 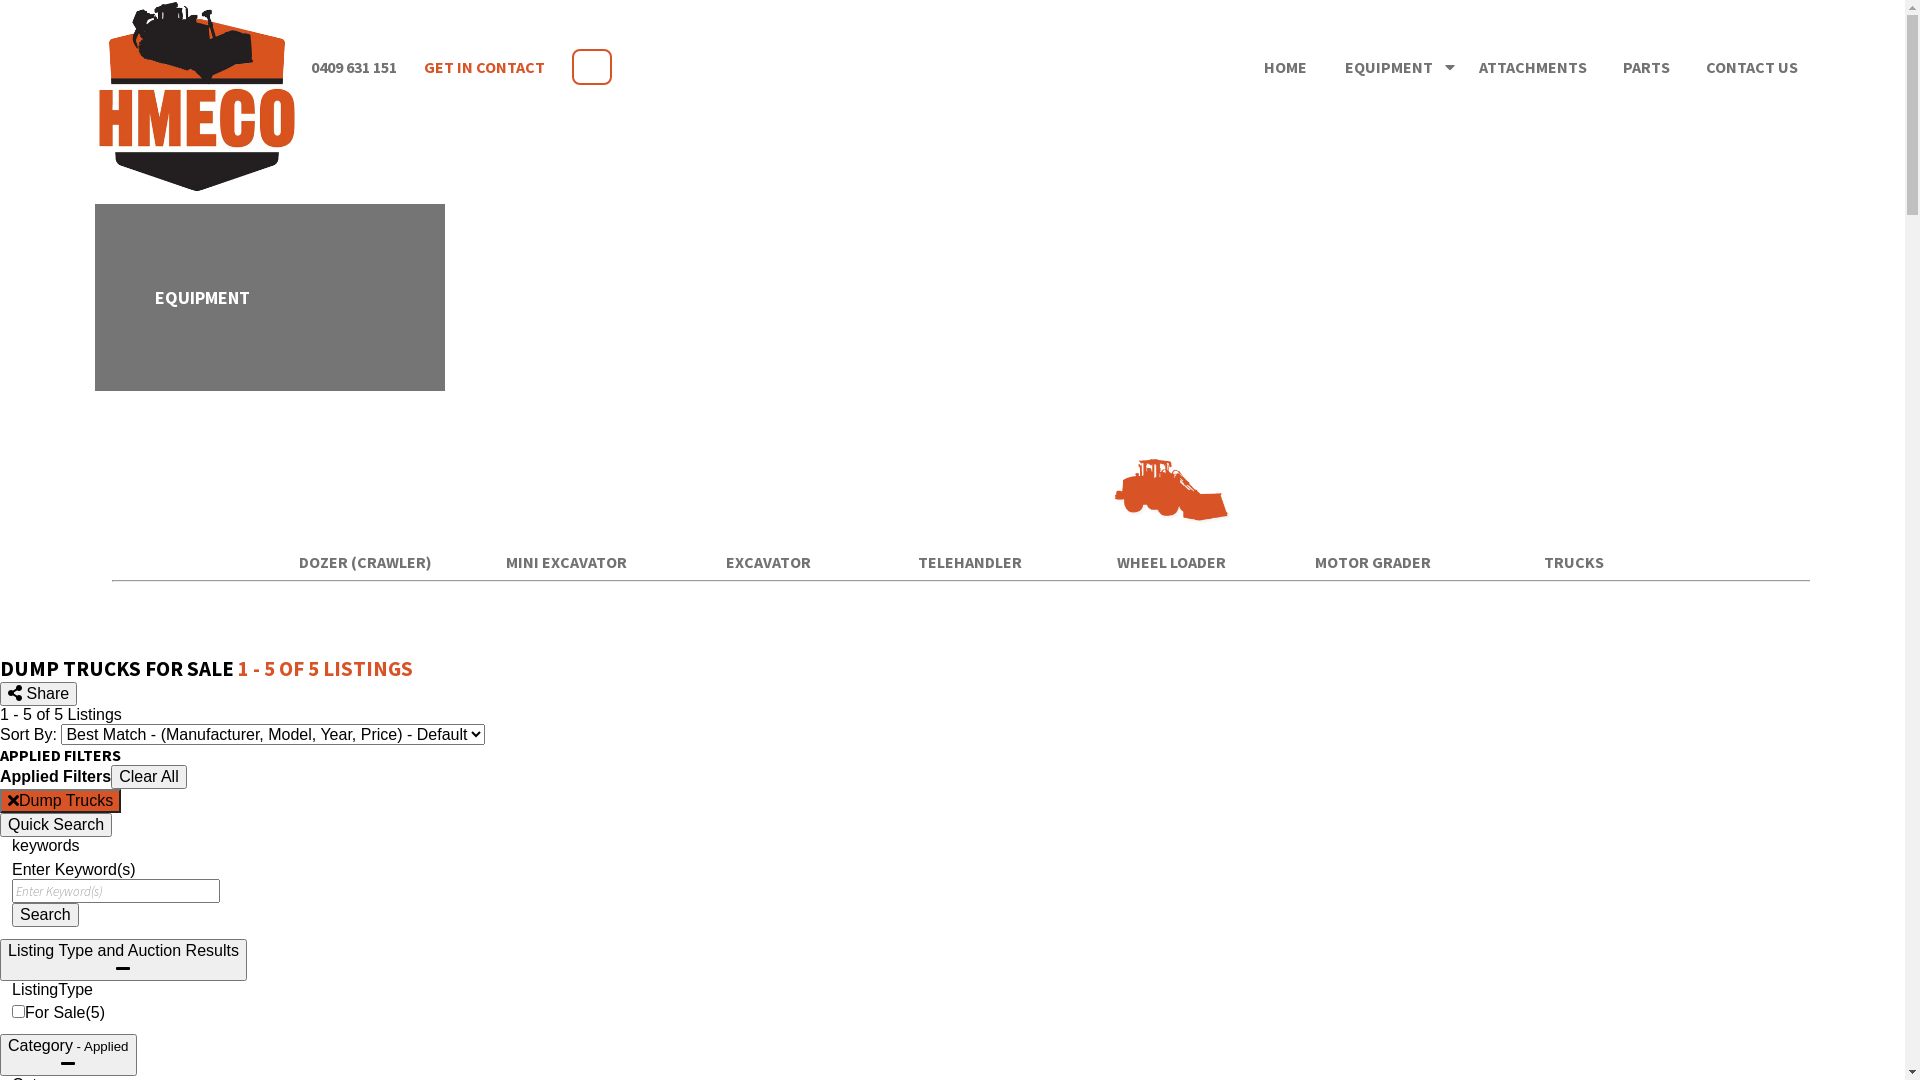 What do you see at coordinates (38, 693) in the screenshot?
I see `'Share'` at bounding box center [38, 693].